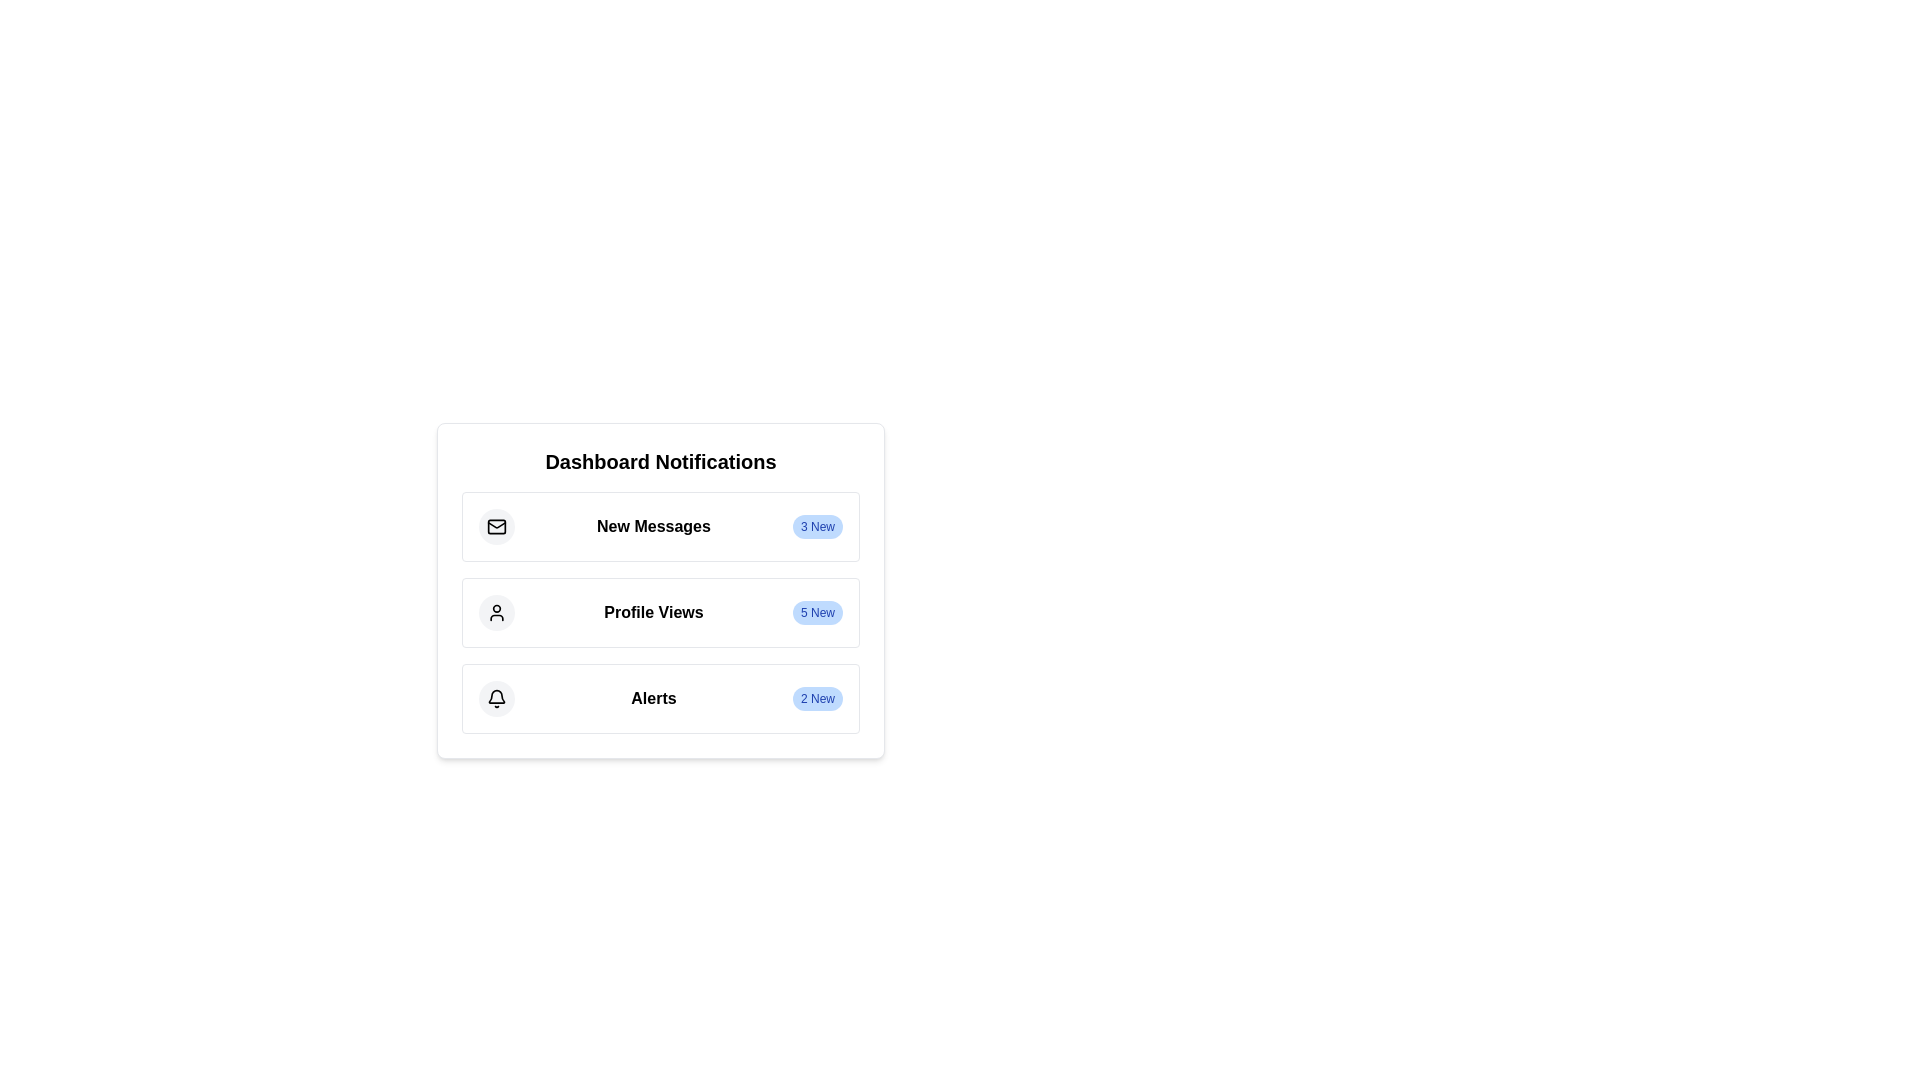 Image resolution: width=1920 pixels, height=1080 pixels. Describe the element at coordinates (653, 611) in the screenshot. I see `the 'Profile Views' label in bold black font located in the second row of the notification panel, between the associated icon and the '5 New' badge` at that location.